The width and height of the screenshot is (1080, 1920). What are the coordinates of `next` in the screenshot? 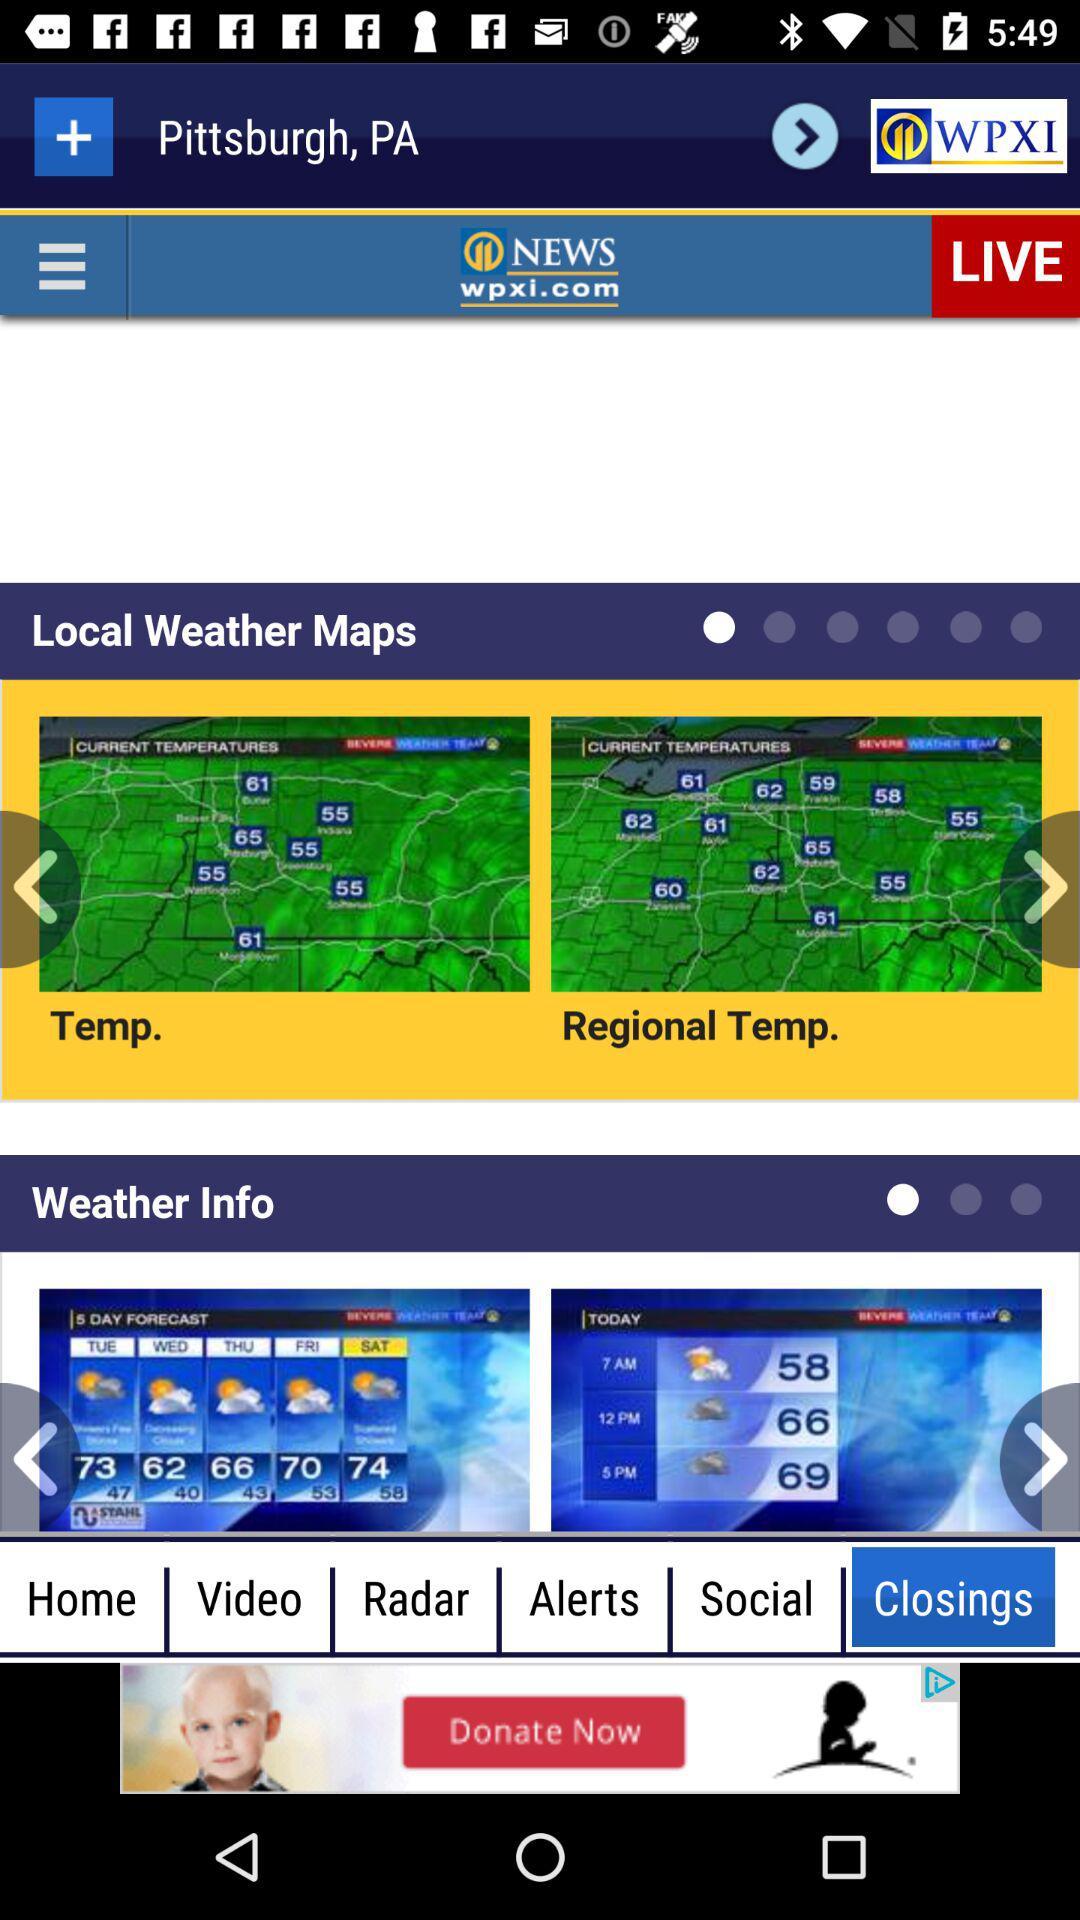 It's located at (804, 135).